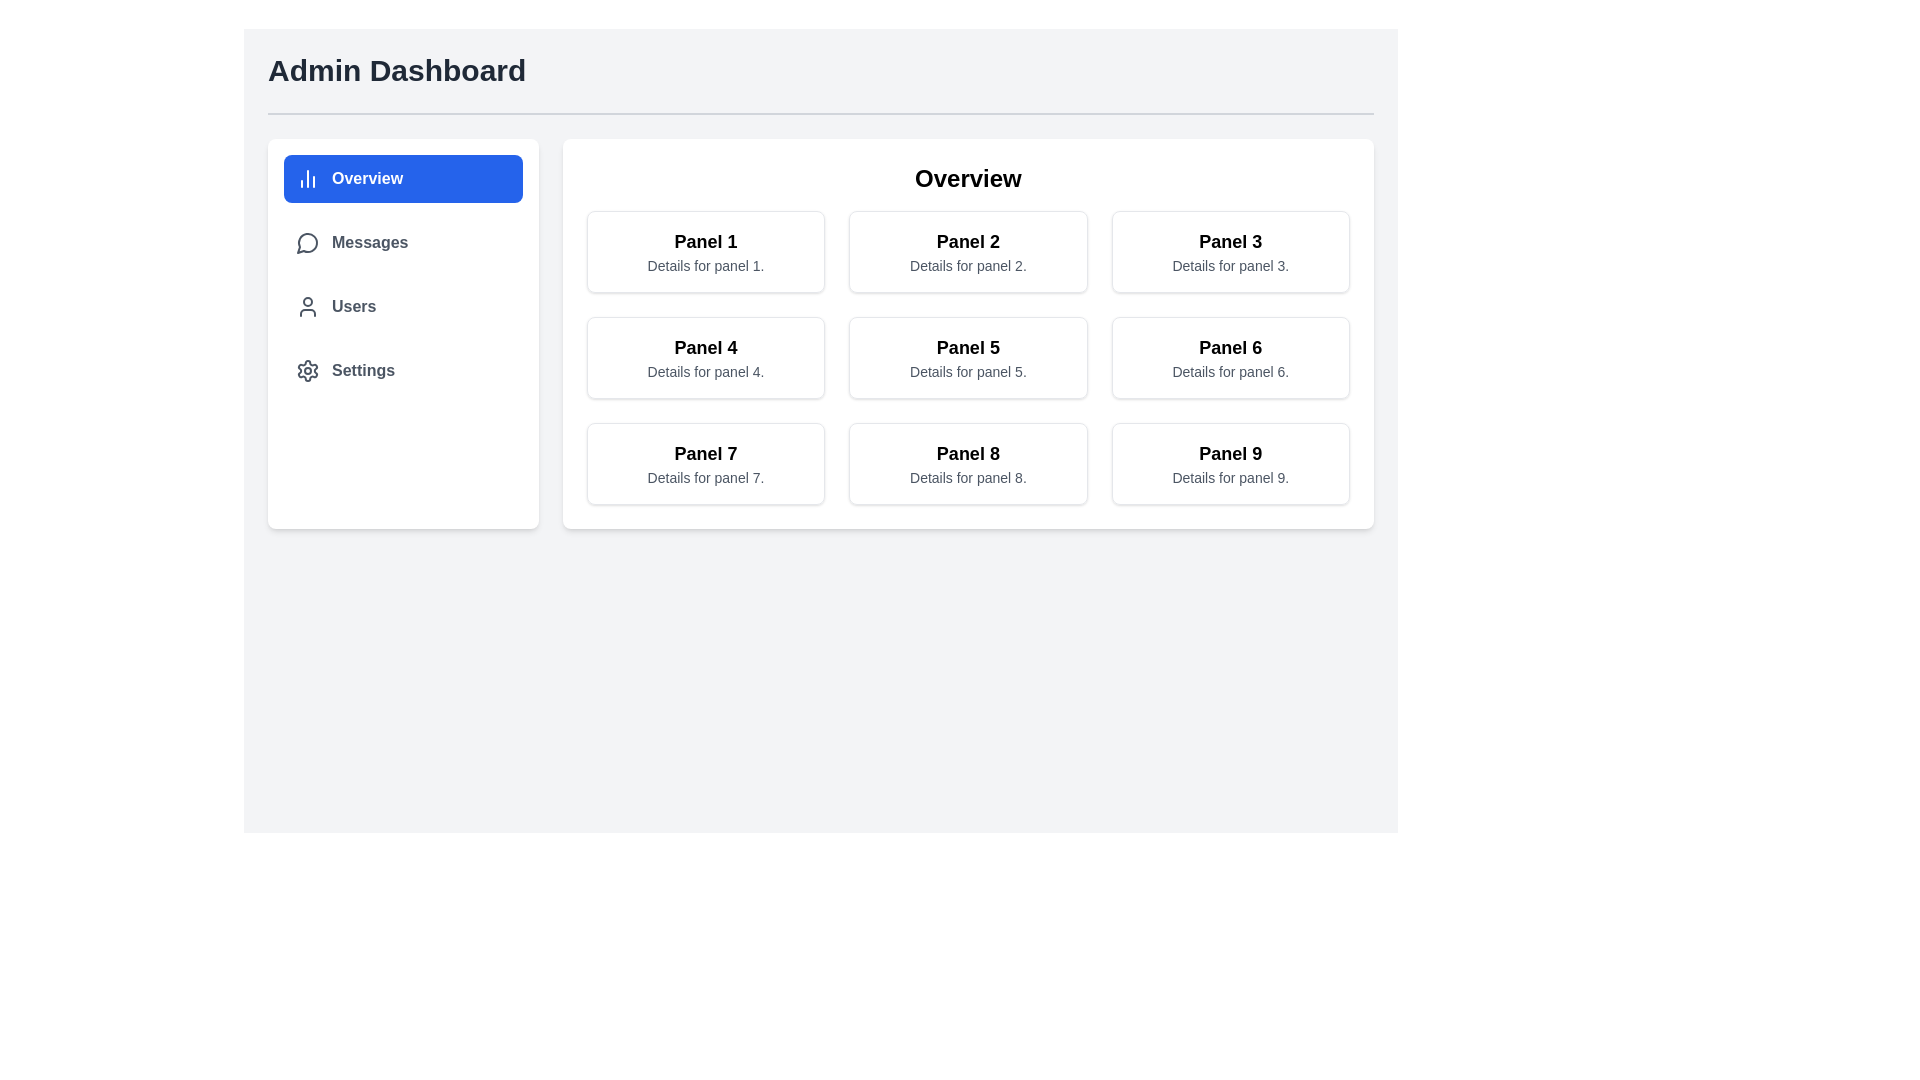  What do you see at coordinates (968, 265) in the screenshot?
I see `the text label displaying 'Details for panel 2', which is located beneath the 'Panel 2' title in the second column of the top row in a 3x3 grid layout` at bounding box center [968, 265].